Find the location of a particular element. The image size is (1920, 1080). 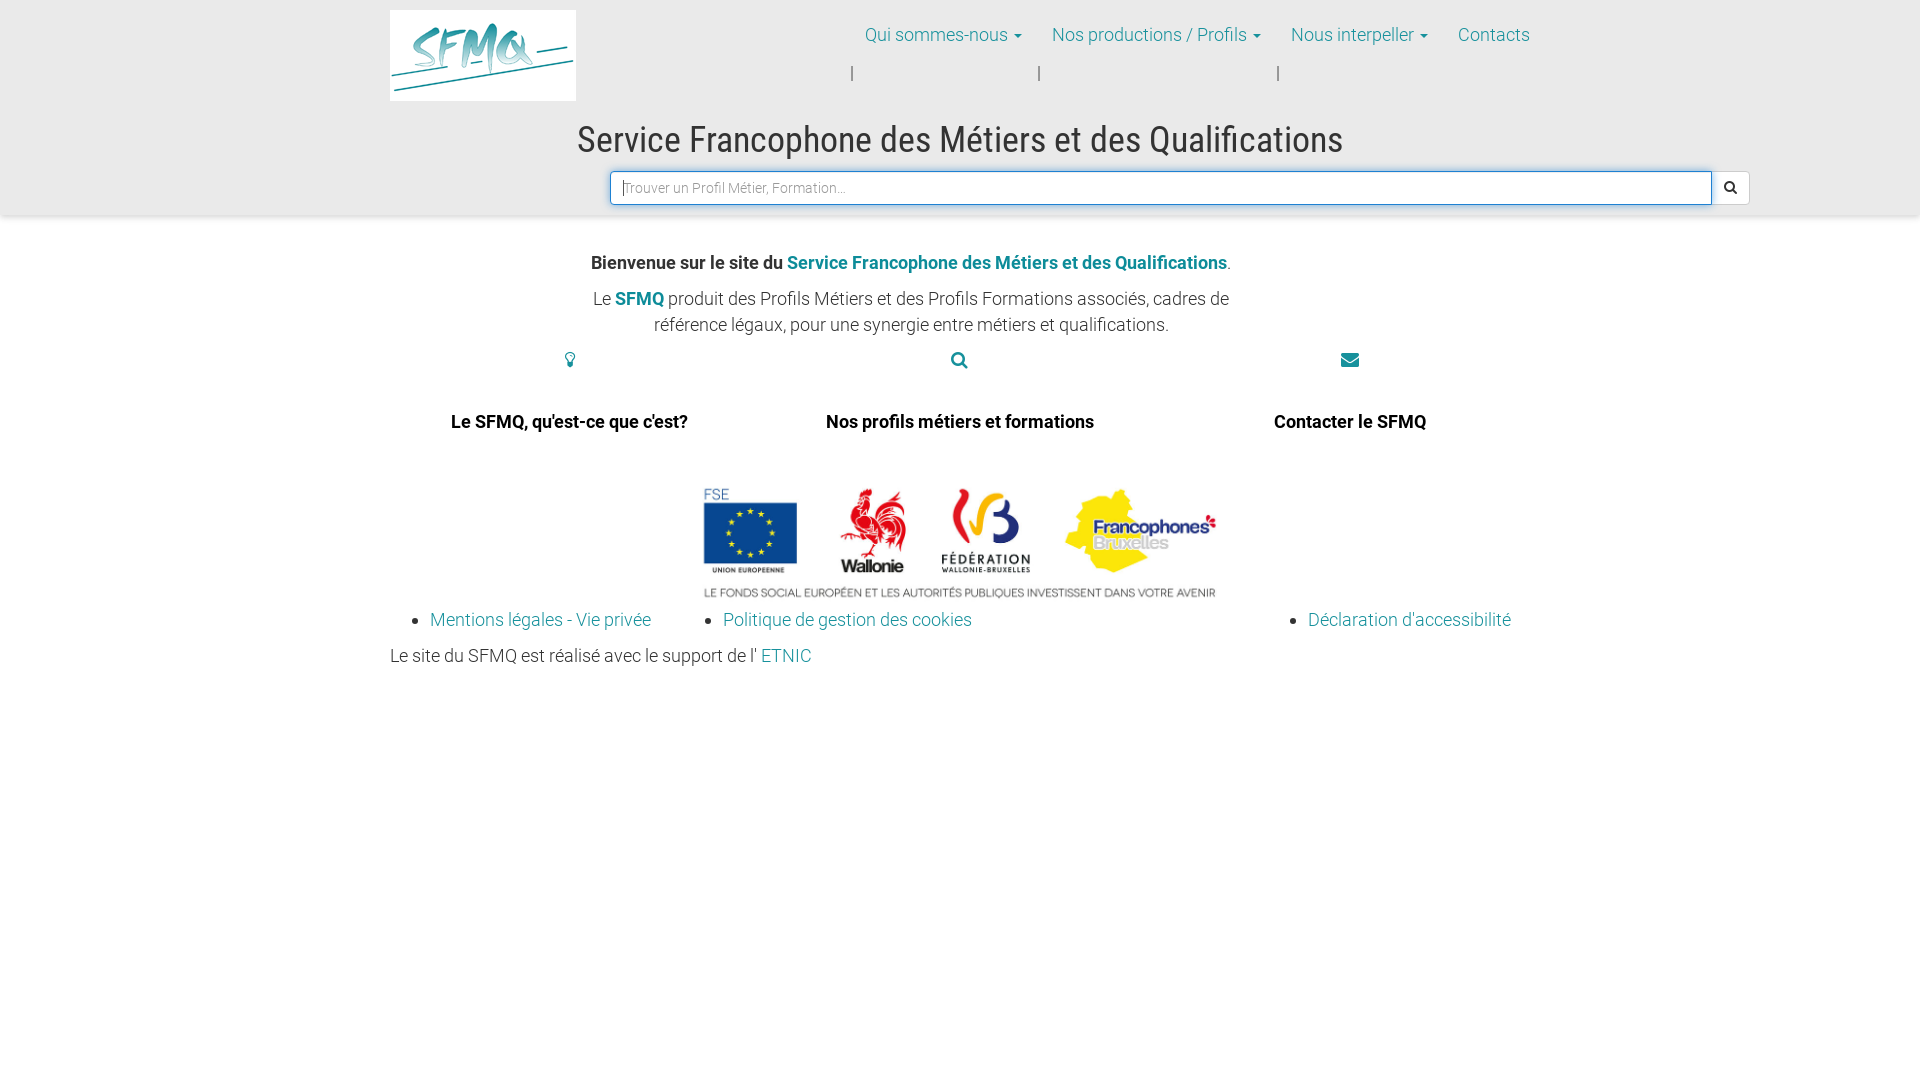

'Contacts' is located at coordinates (1493, 34).